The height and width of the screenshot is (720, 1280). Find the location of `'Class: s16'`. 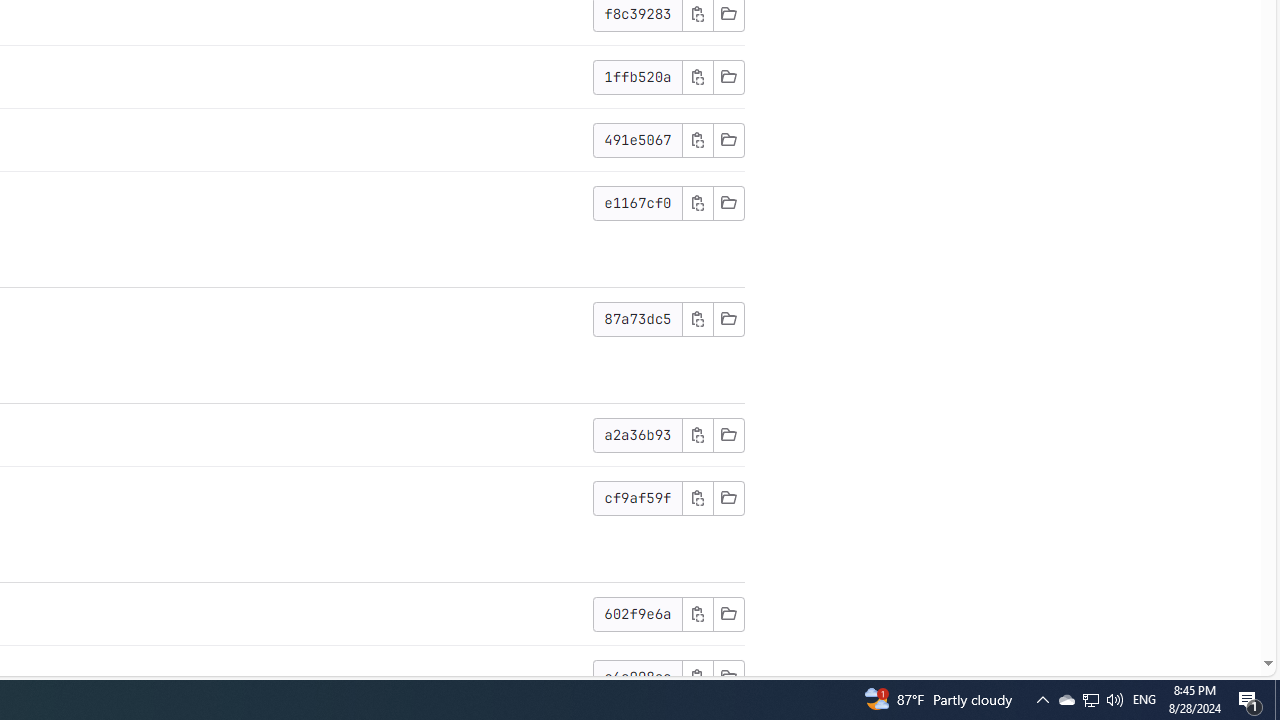

'Class: s16' is located at coordinates (727, 675).